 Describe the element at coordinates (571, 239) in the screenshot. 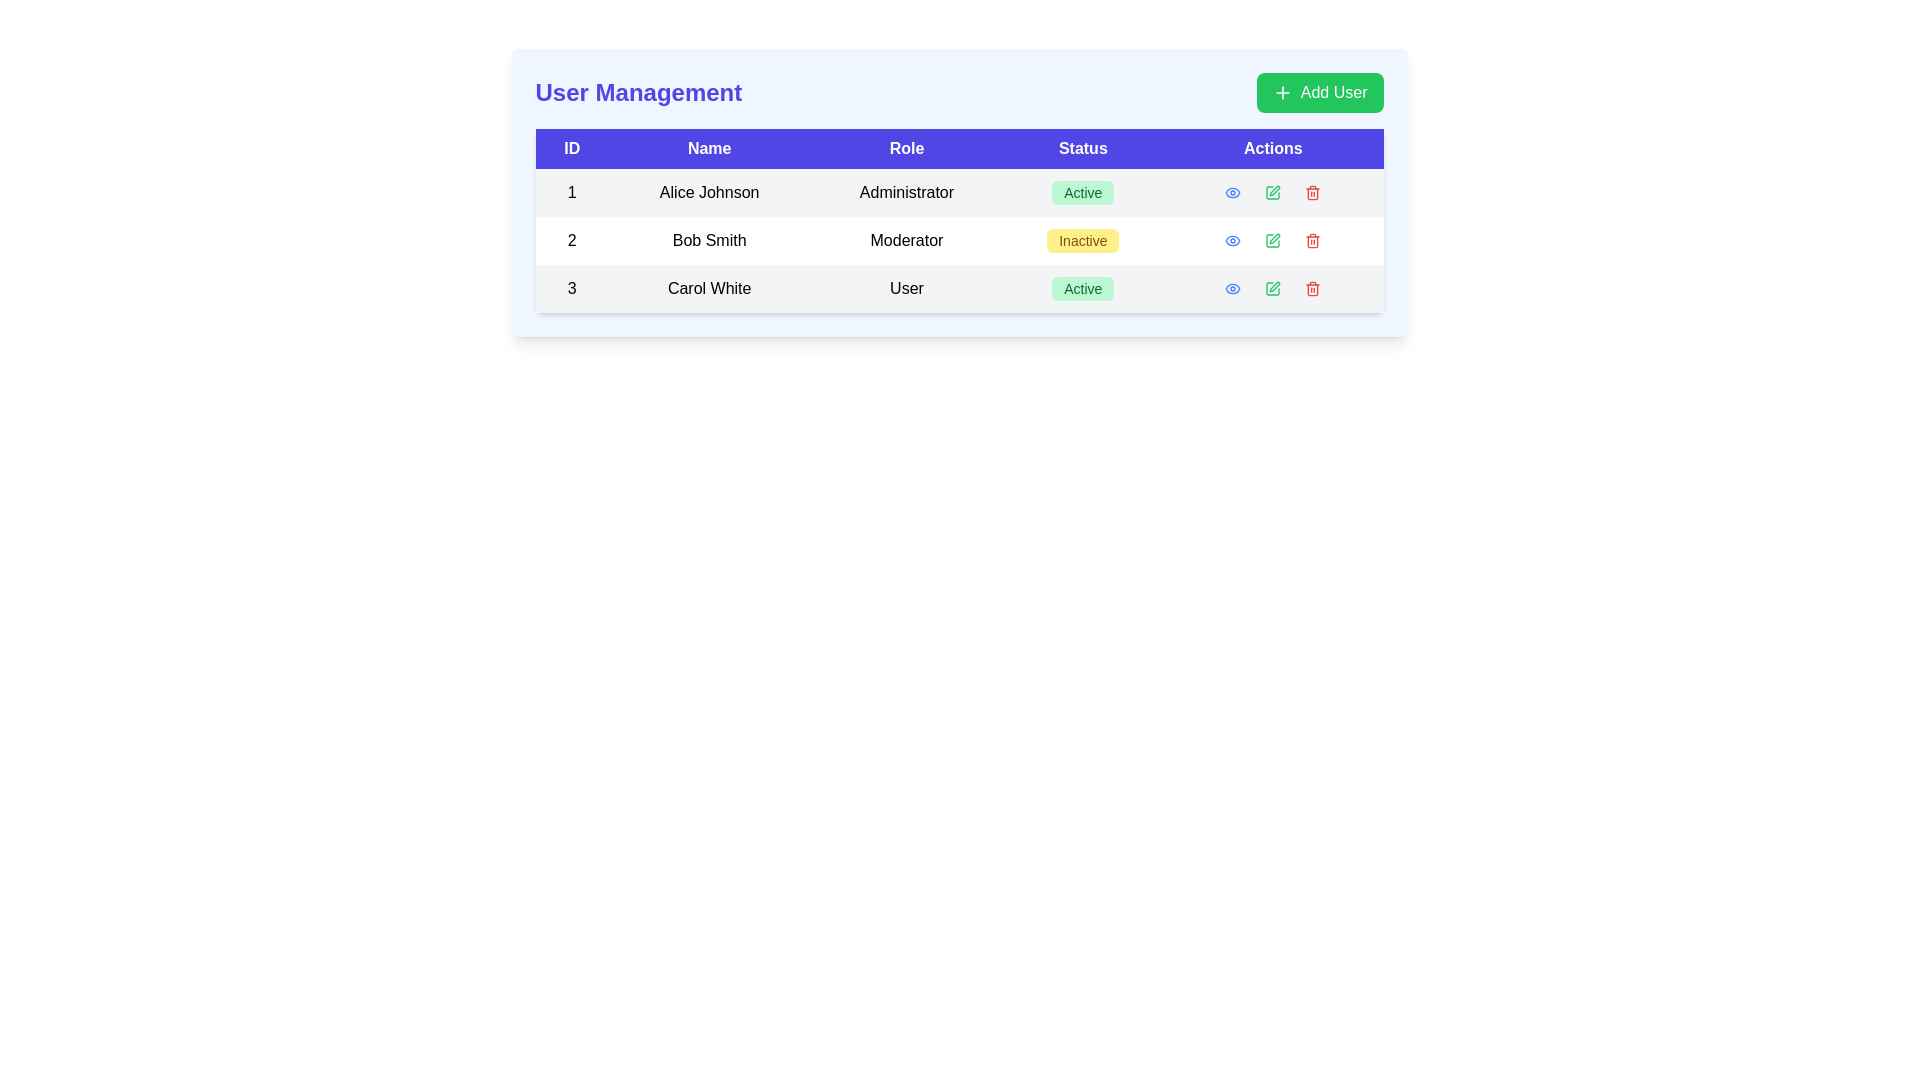

I see `the text display showing the number '2' in the second row of the table under the 'ID' column, corresponding to user 'Bob Smith'` at that location.